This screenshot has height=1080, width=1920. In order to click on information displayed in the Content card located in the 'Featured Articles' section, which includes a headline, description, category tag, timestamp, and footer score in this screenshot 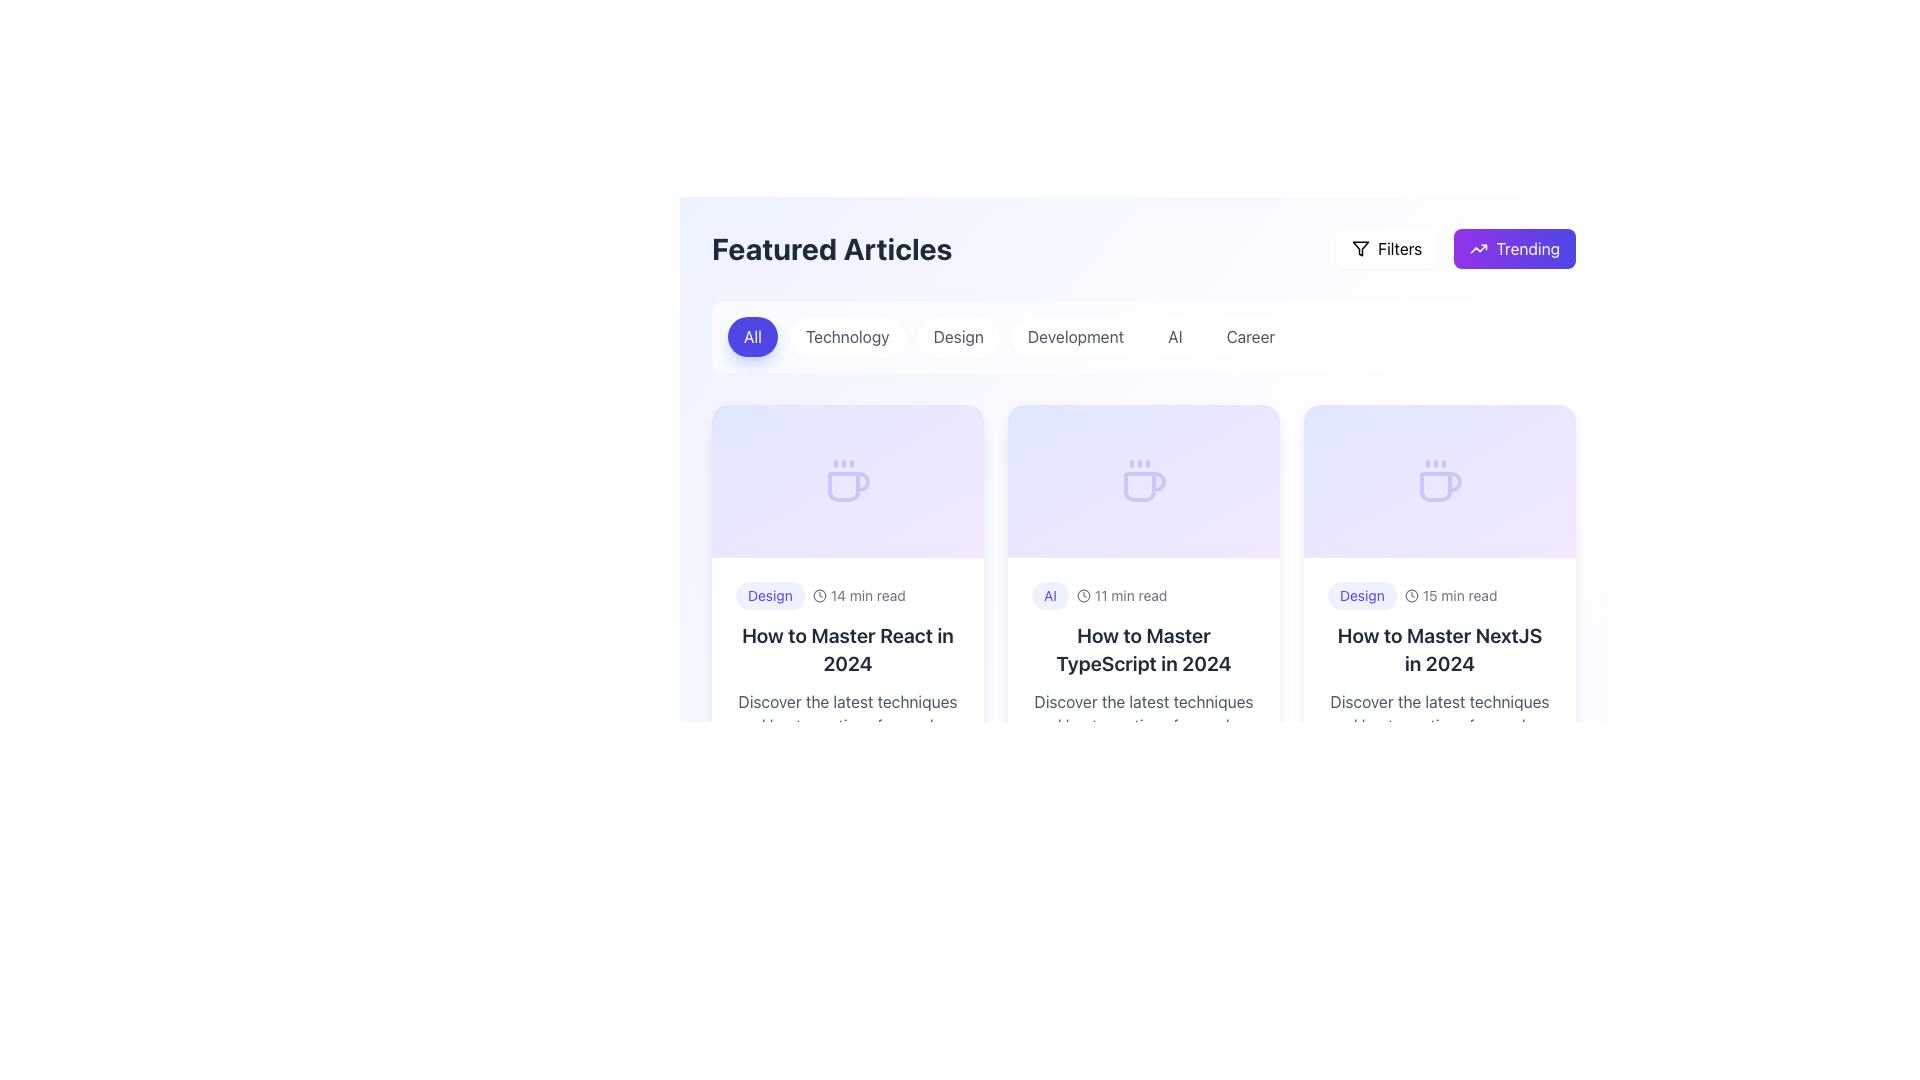, I will do `click(1143, 684)`.